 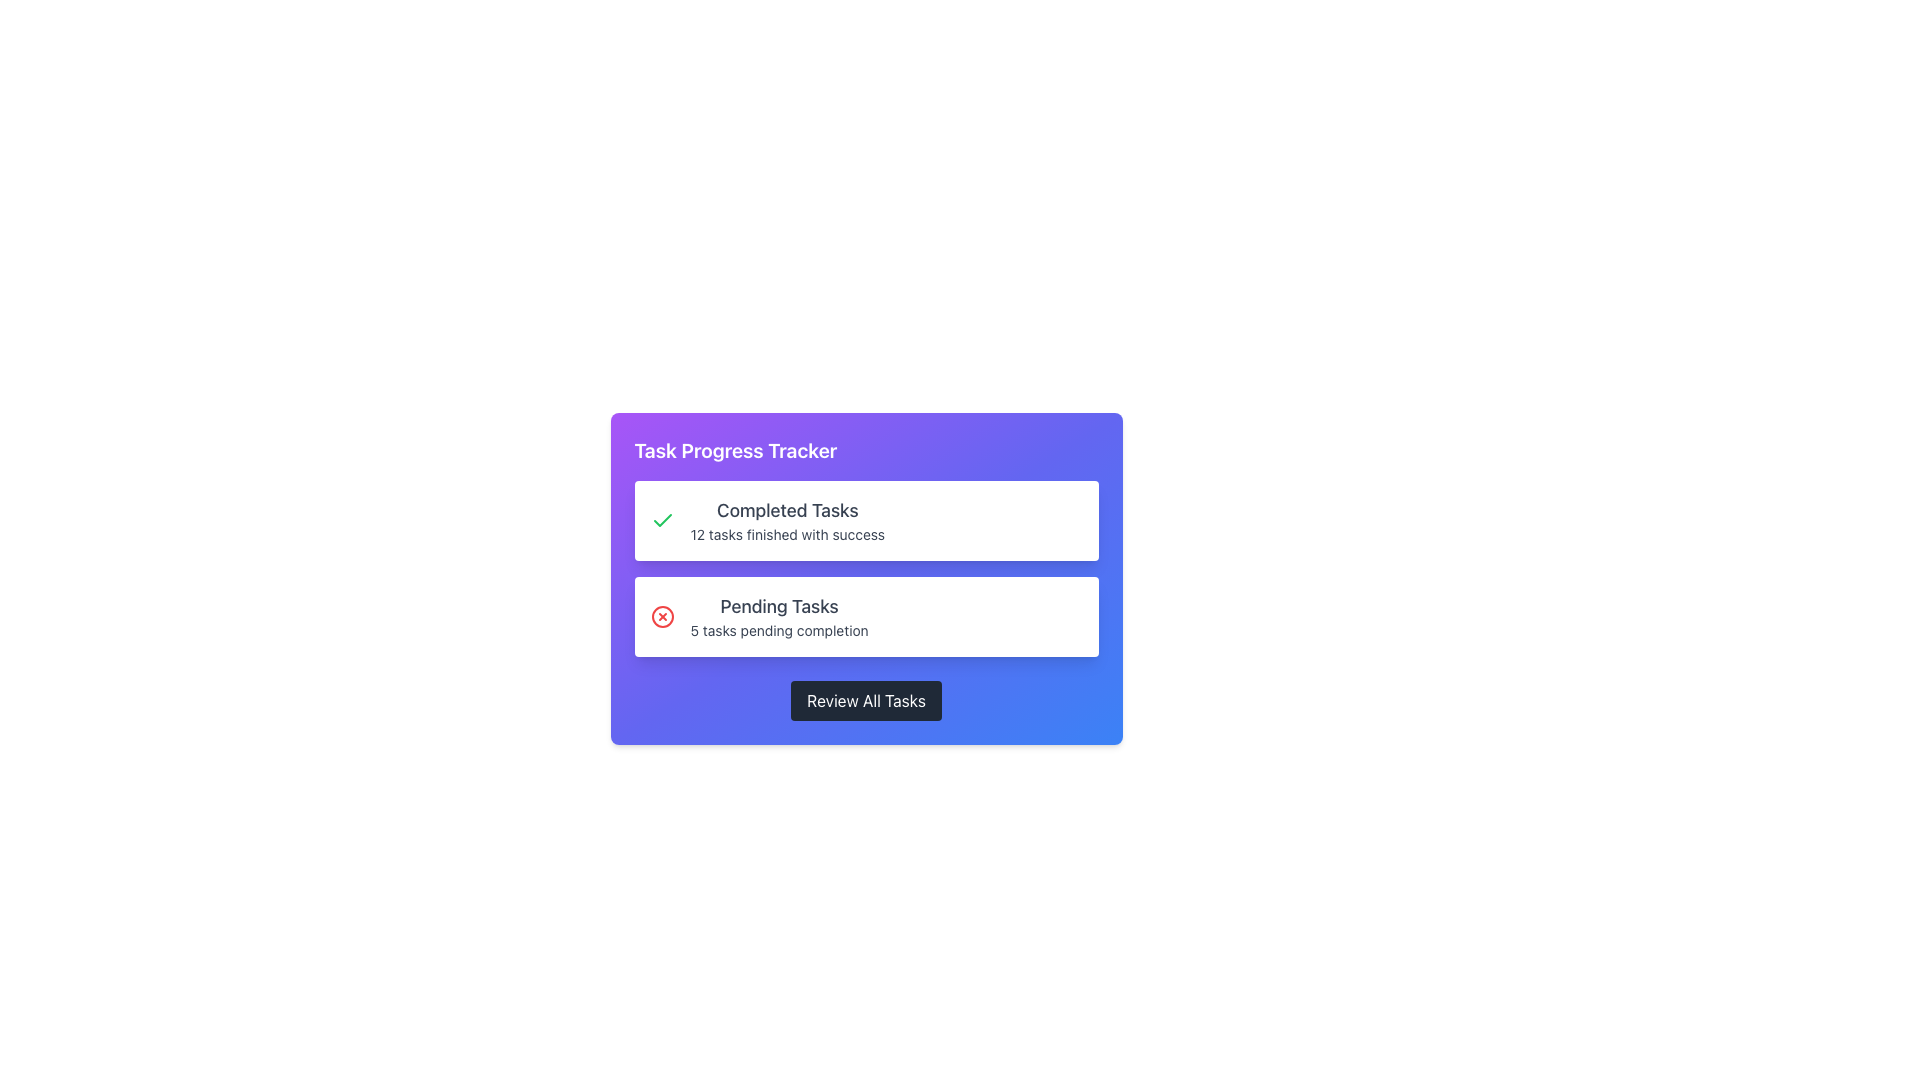 What do you see at coordinates (786, 534) in the screenshot?
I see `the text label that reads '12 tasks finished with success', which is located beneath the 'Completed Tasks' header and aligned centrally within a white box on a gradient purple background` at bounding box center [786, 534].